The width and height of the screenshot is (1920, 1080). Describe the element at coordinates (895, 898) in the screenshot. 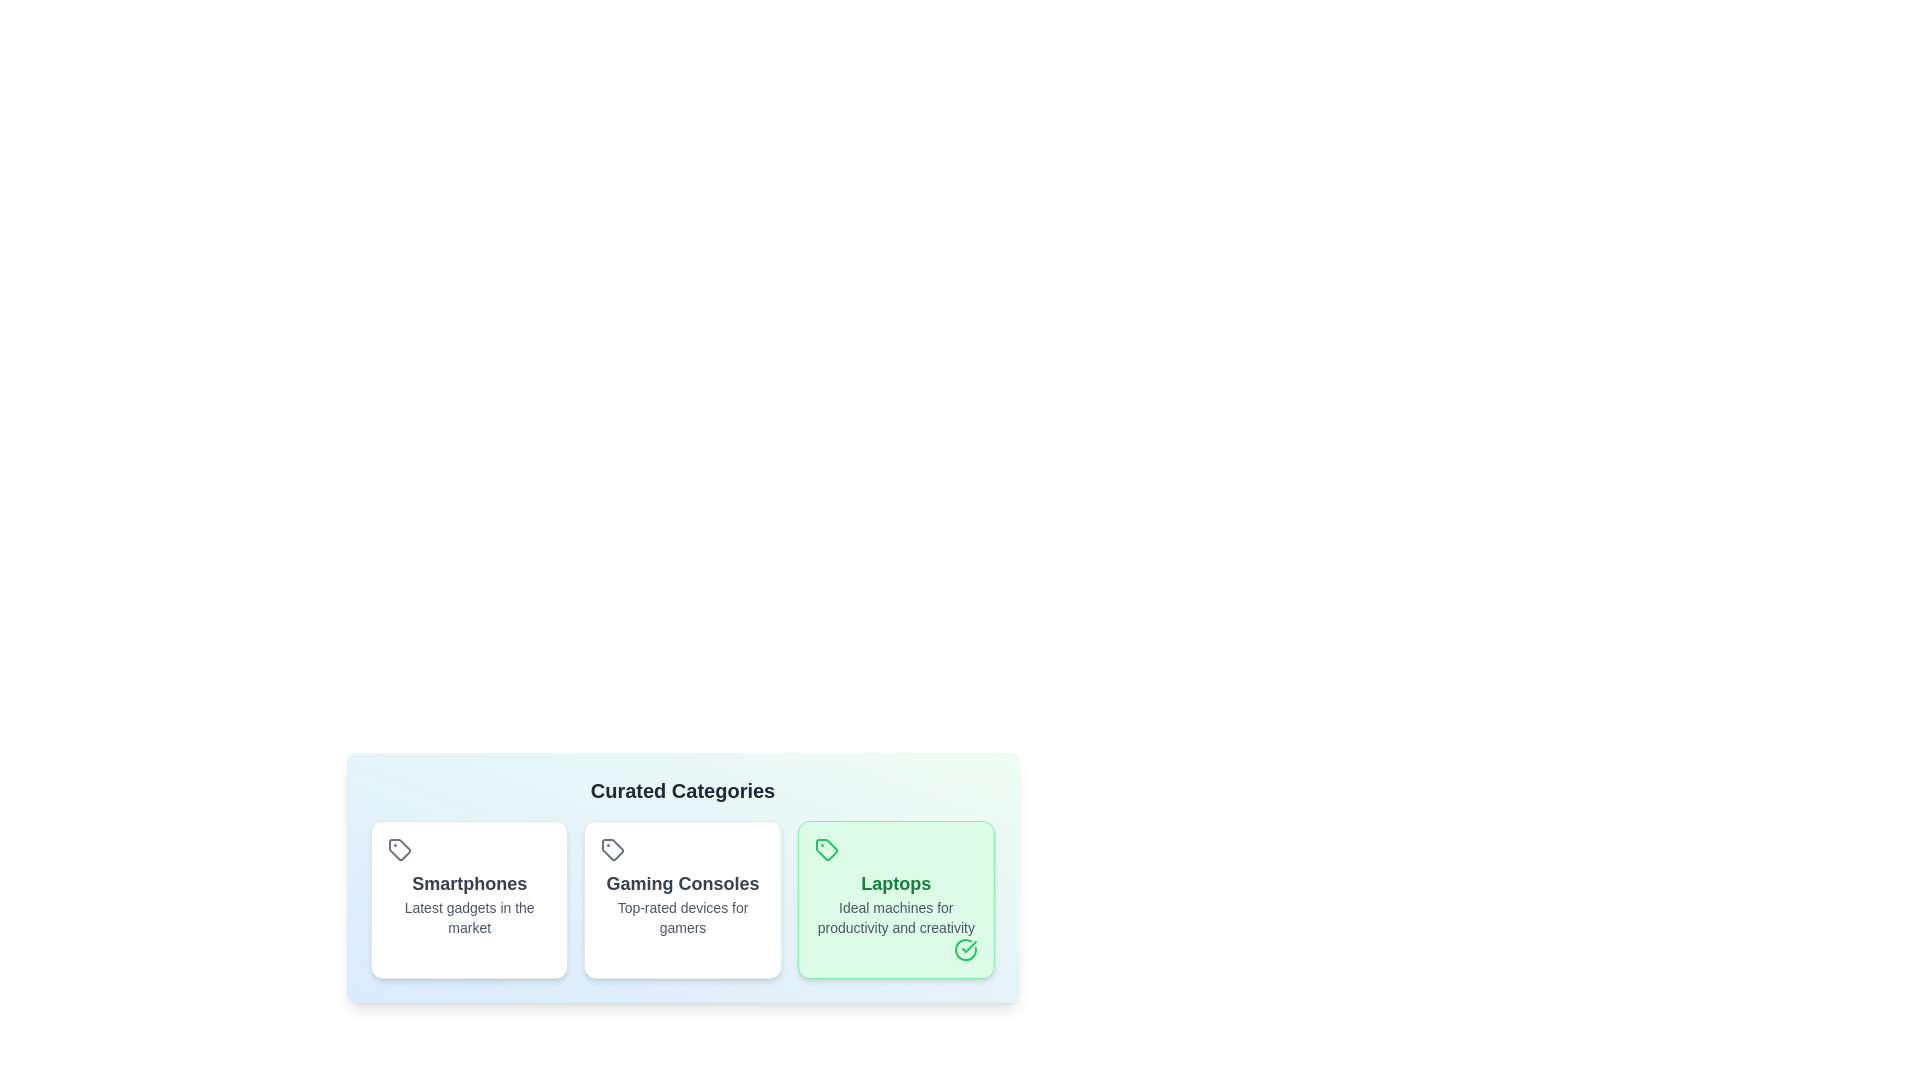

I see `the chip labeled 'Laptops'` at that location.